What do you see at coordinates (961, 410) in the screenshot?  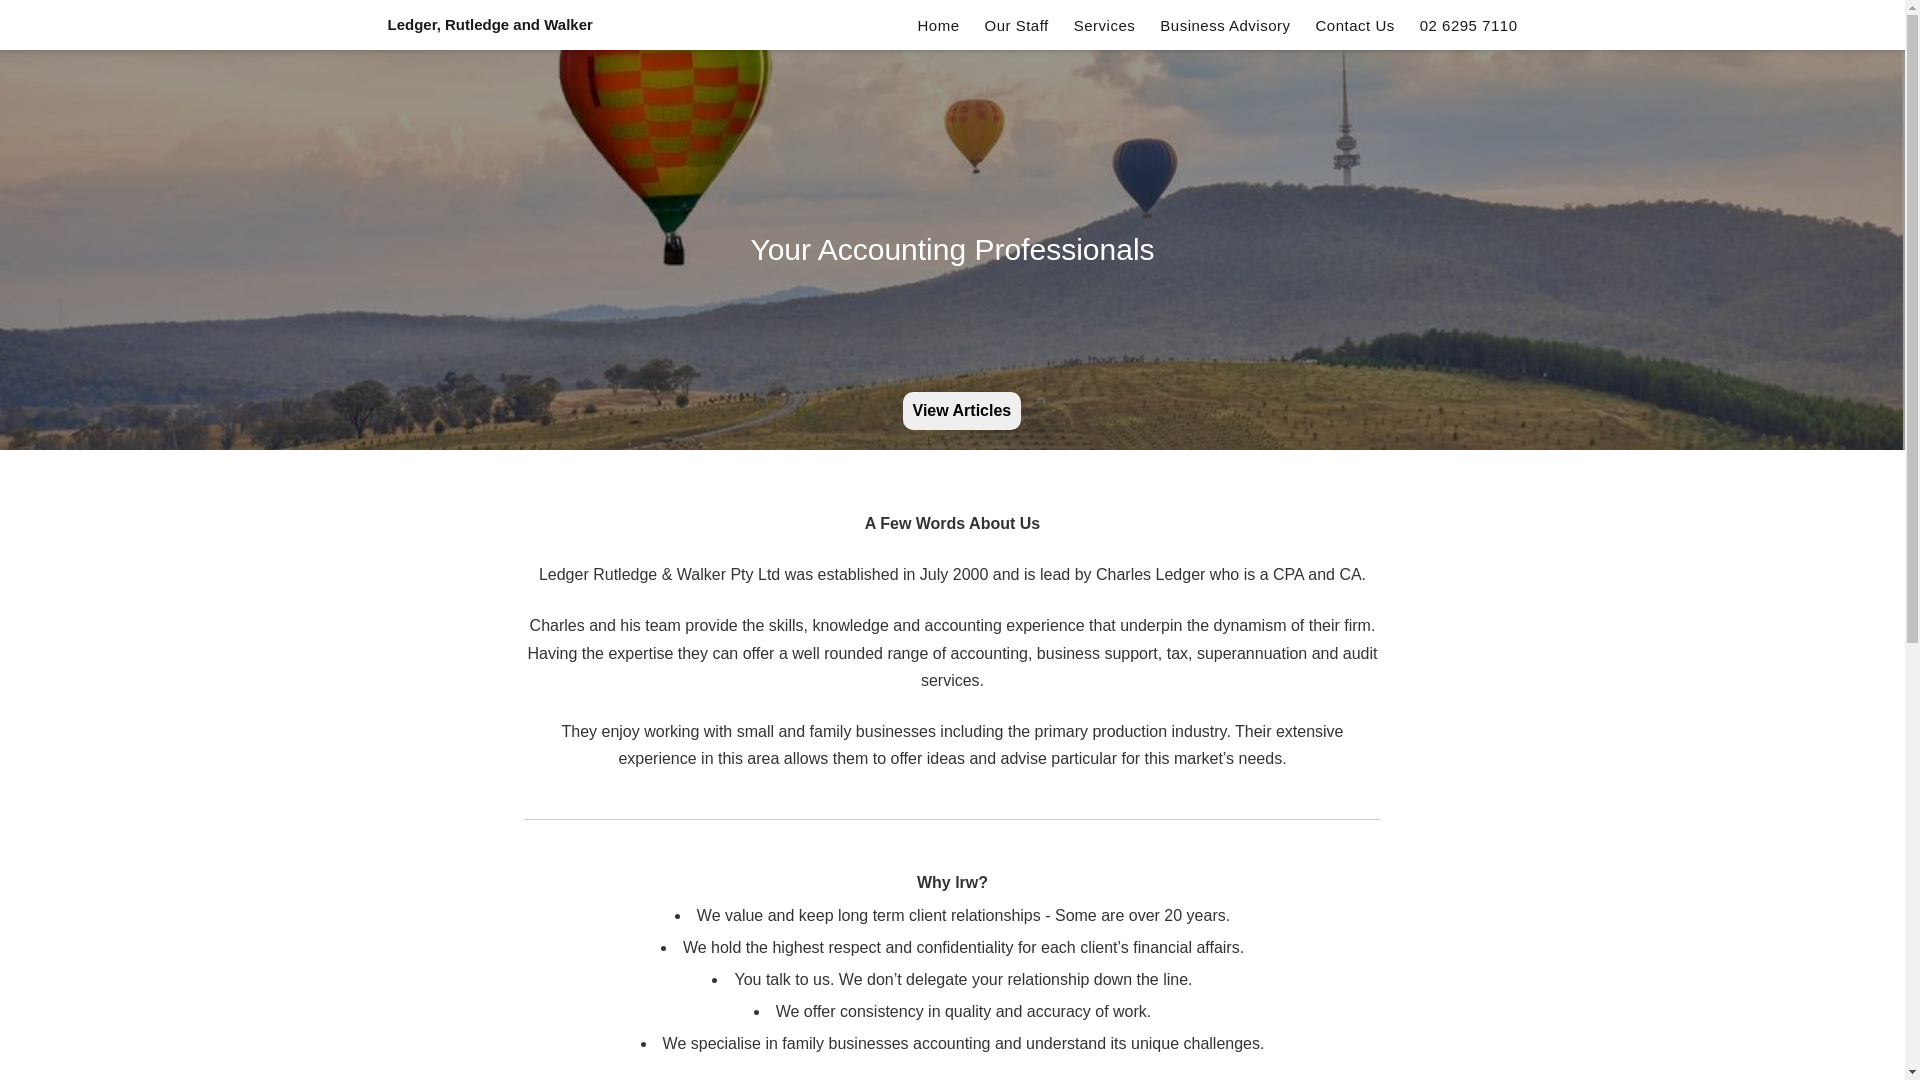 I see `'View Articles'` at bounding box center [961, 410].